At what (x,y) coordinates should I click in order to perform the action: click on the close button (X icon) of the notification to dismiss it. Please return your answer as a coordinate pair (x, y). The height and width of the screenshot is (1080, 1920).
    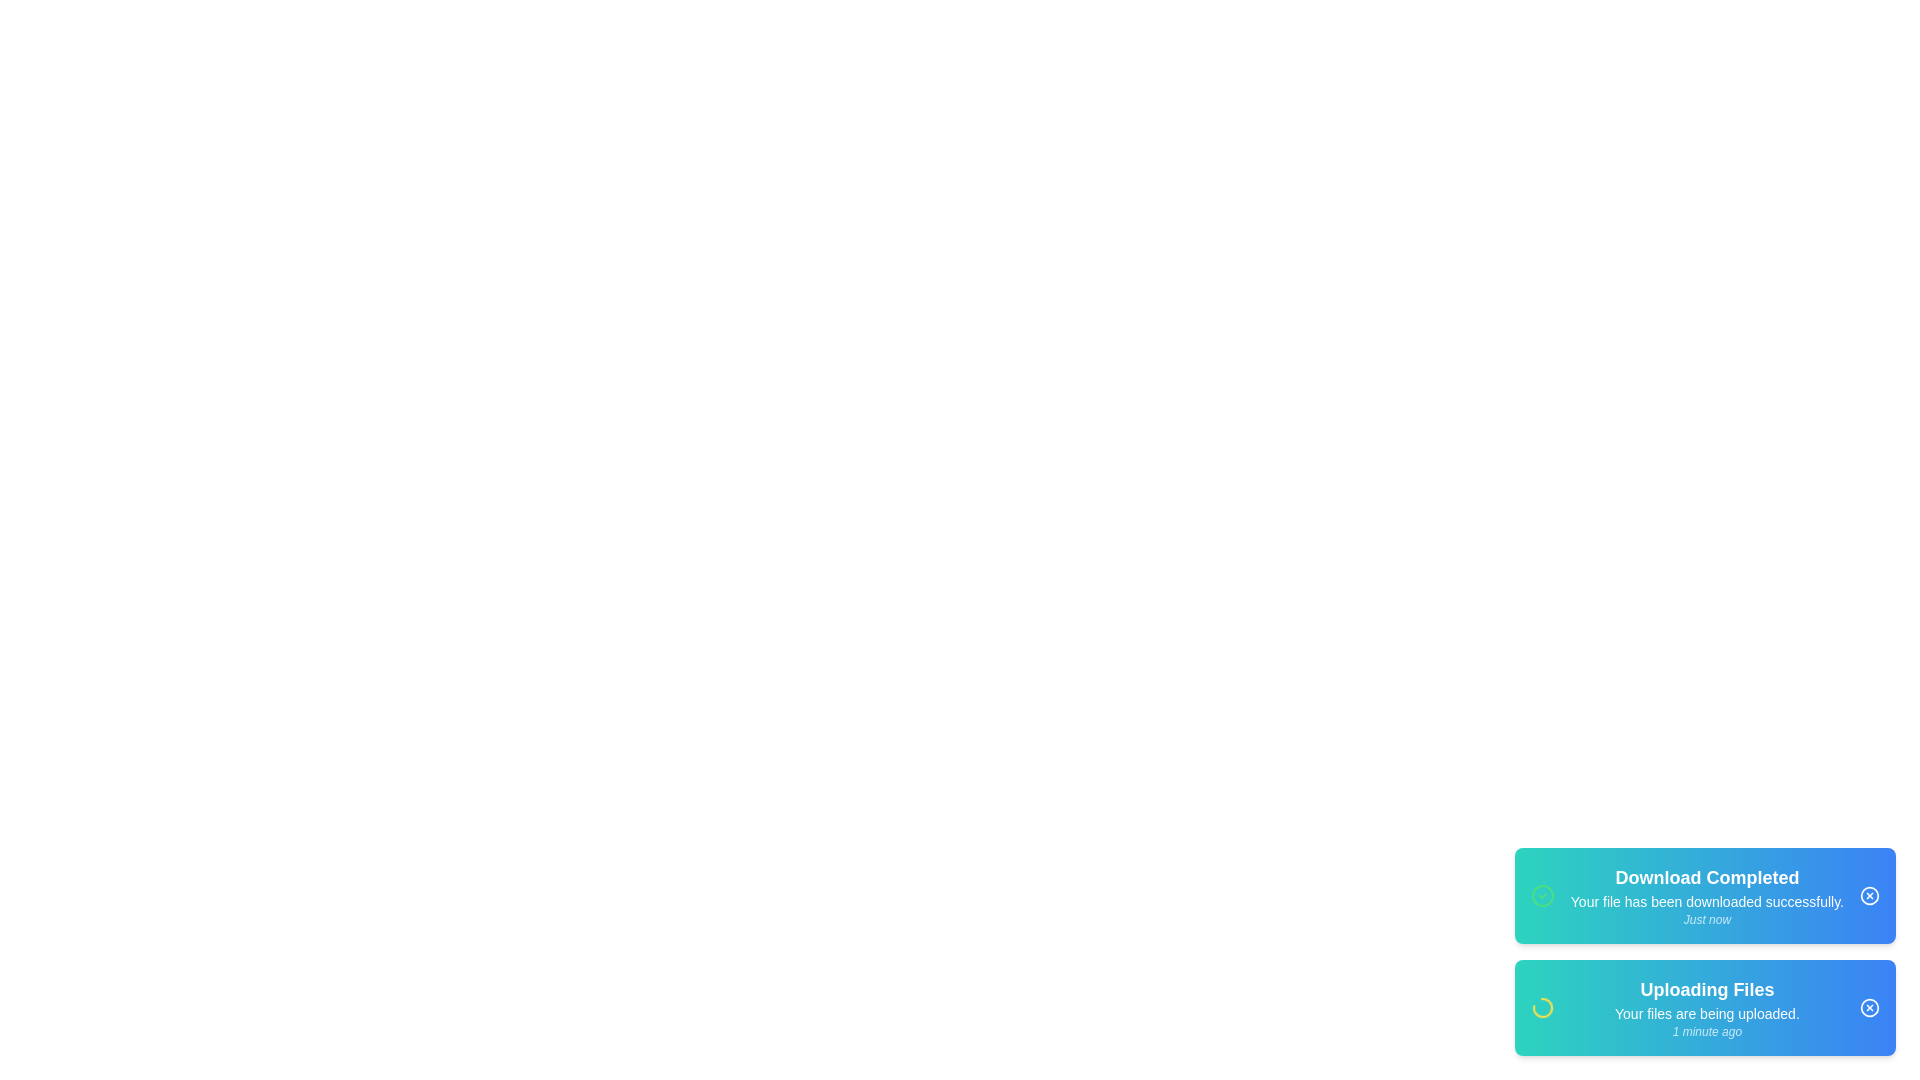
    Looking at the image, I should click on (1869, 894).